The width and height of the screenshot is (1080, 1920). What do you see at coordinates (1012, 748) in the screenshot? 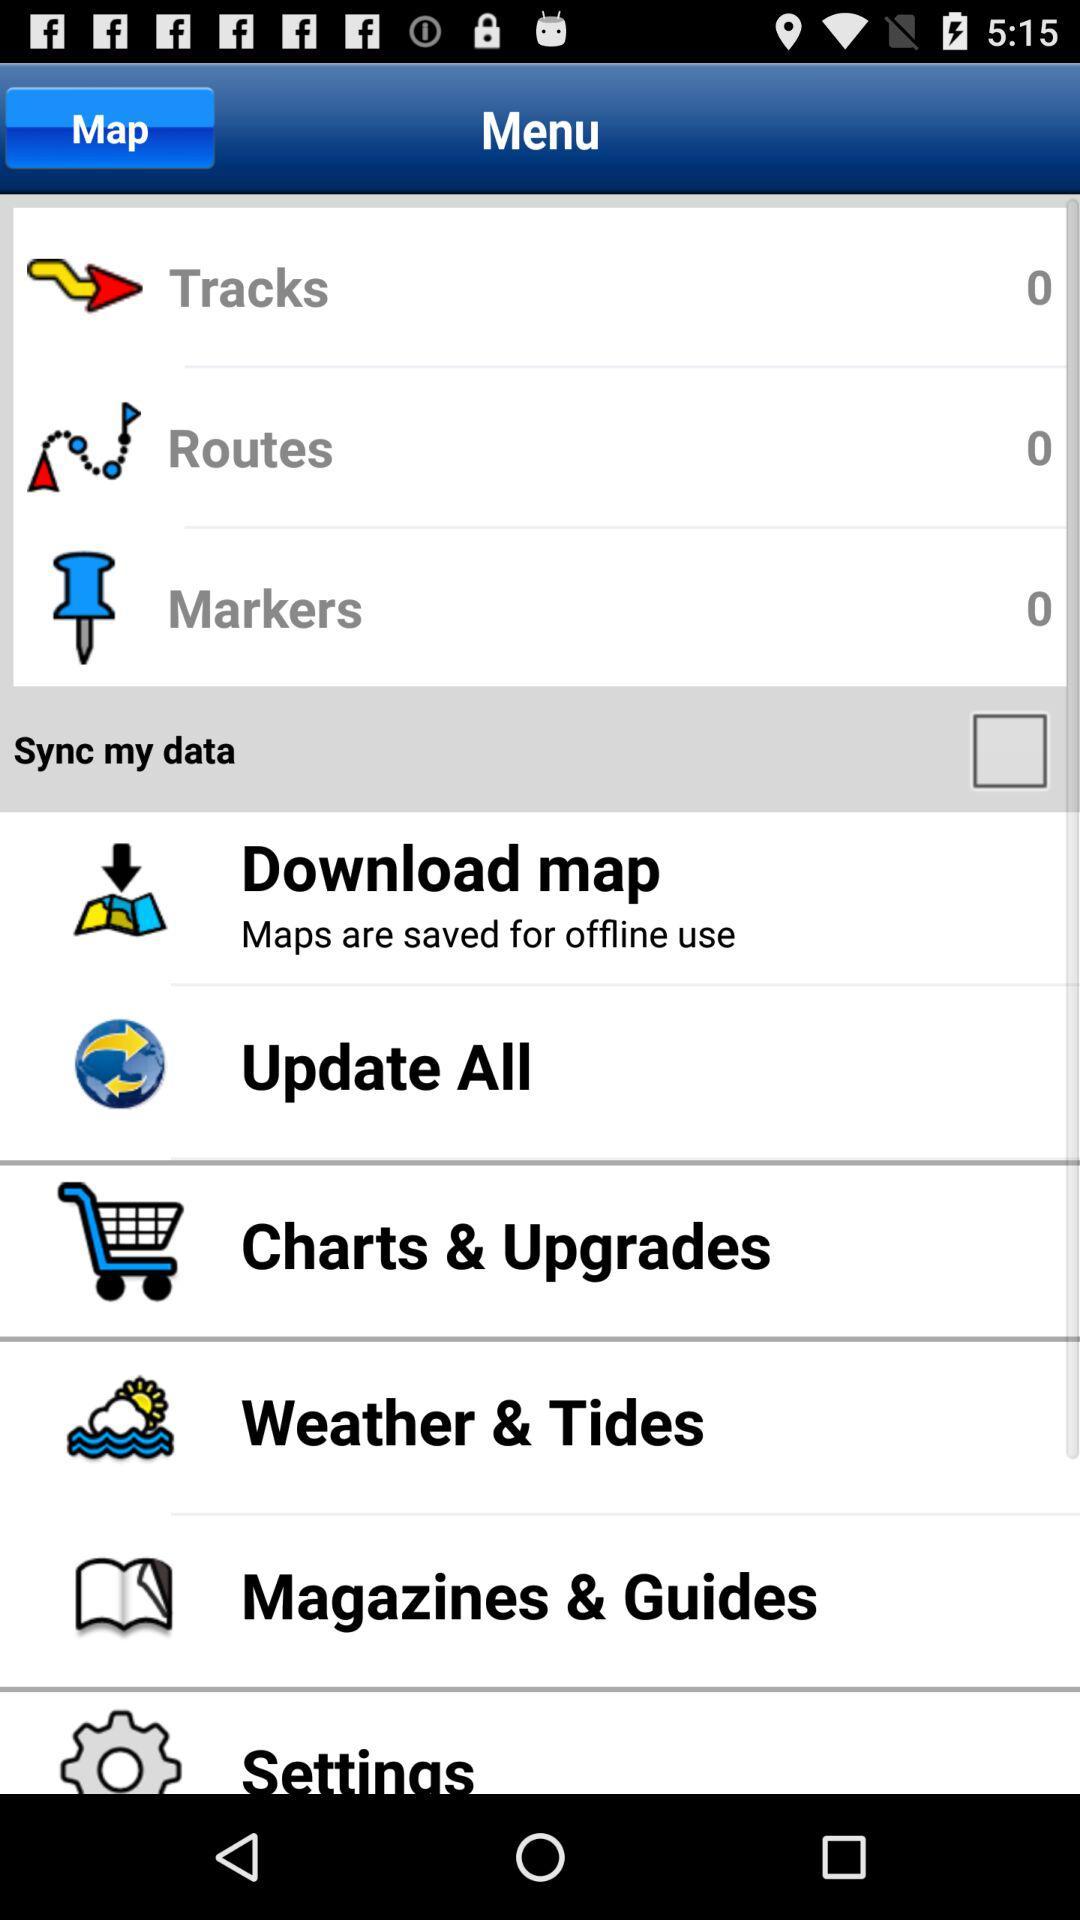
I see `sync data` at bounding box center [1012, 748].